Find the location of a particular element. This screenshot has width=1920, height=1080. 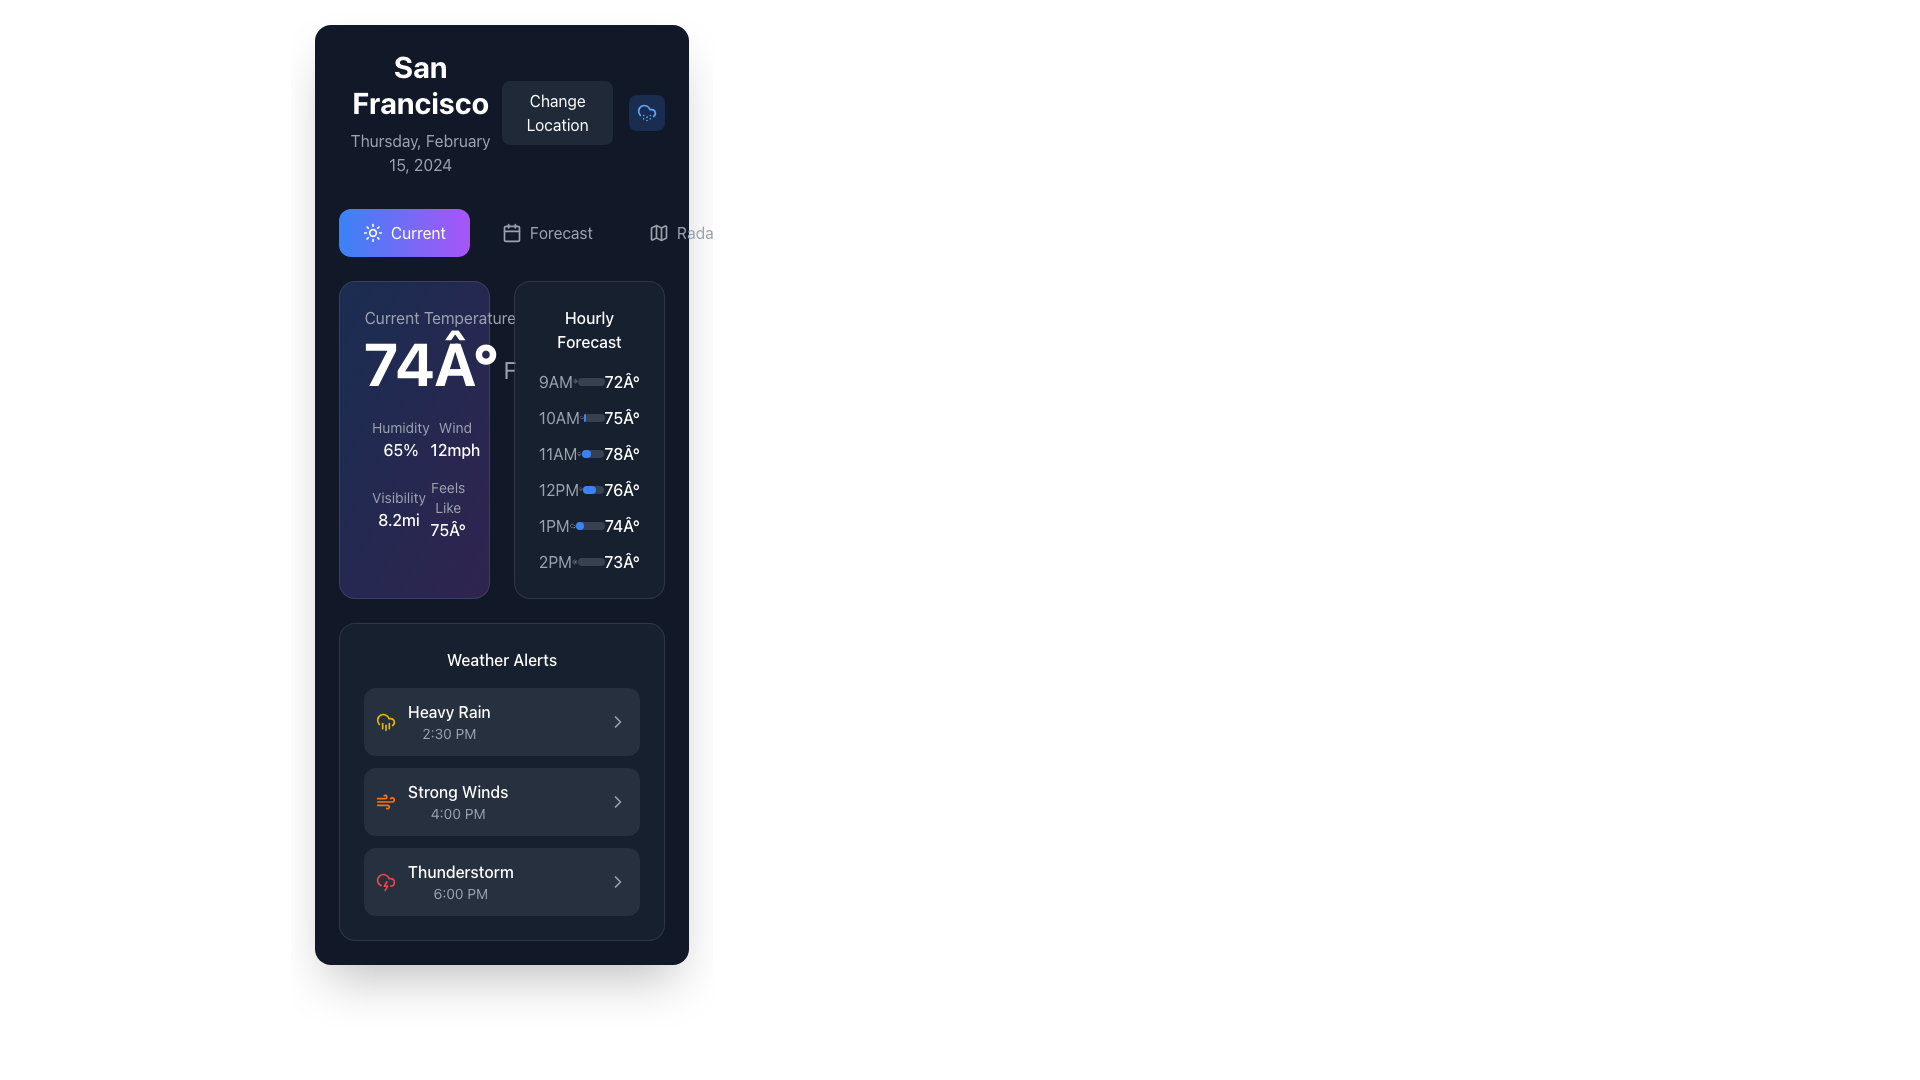

the text label that displays the temperature forecast for '11AM', located in the hourly forecast section and positioned right next to the weather icon is located at coordinates (621, 454).